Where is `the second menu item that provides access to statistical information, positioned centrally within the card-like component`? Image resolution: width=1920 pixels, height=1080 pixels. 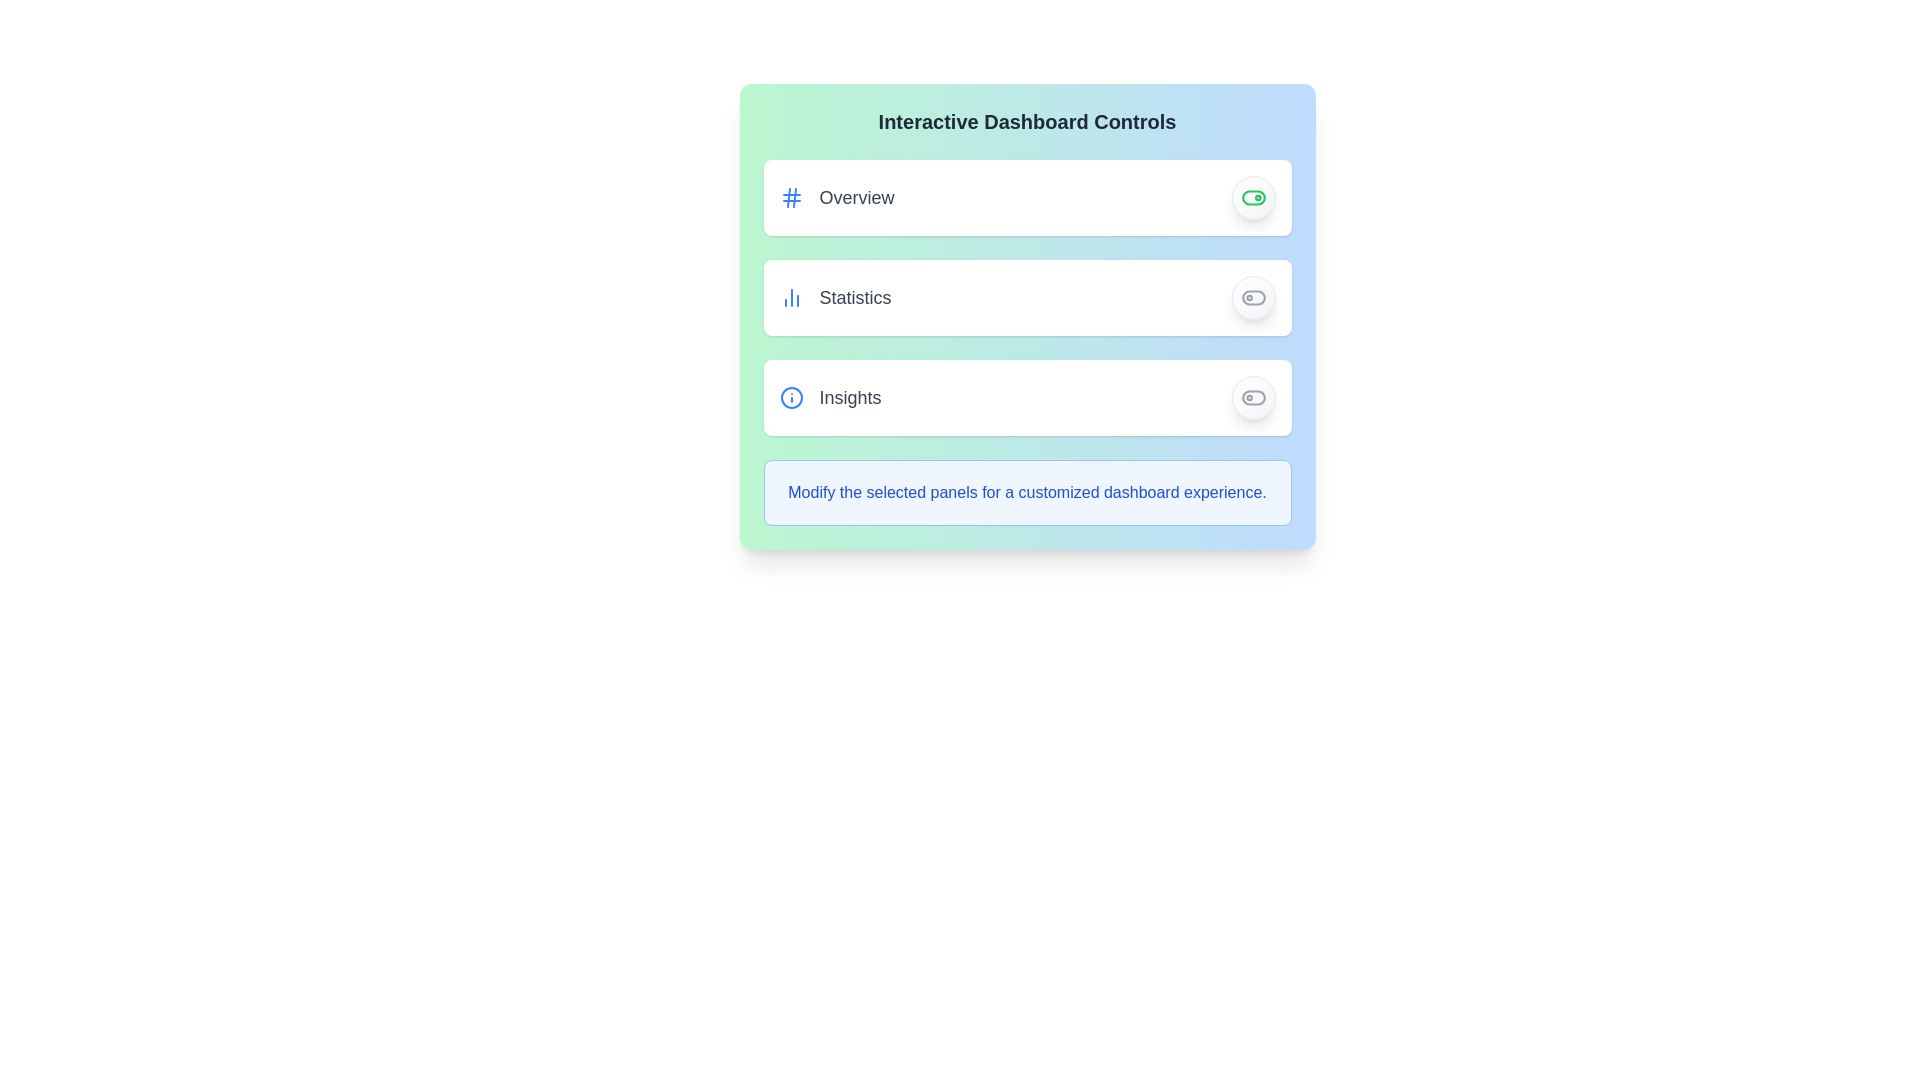
the second menu item that provides access to statistical information, positioned centrally within the card-like component is located at coordinates (1027, 297).